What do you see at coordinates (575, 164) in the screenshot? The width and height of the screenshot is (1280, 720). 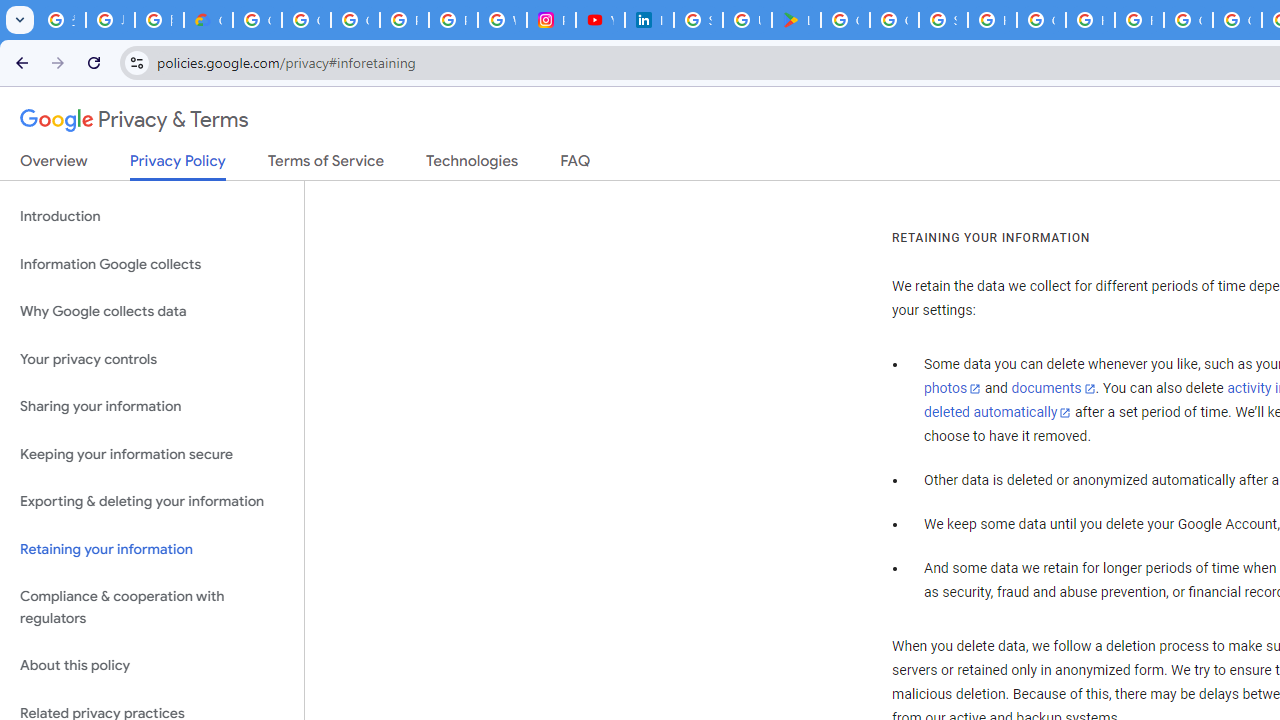 I see `'FAQ'` at bounding box center [575, 164].